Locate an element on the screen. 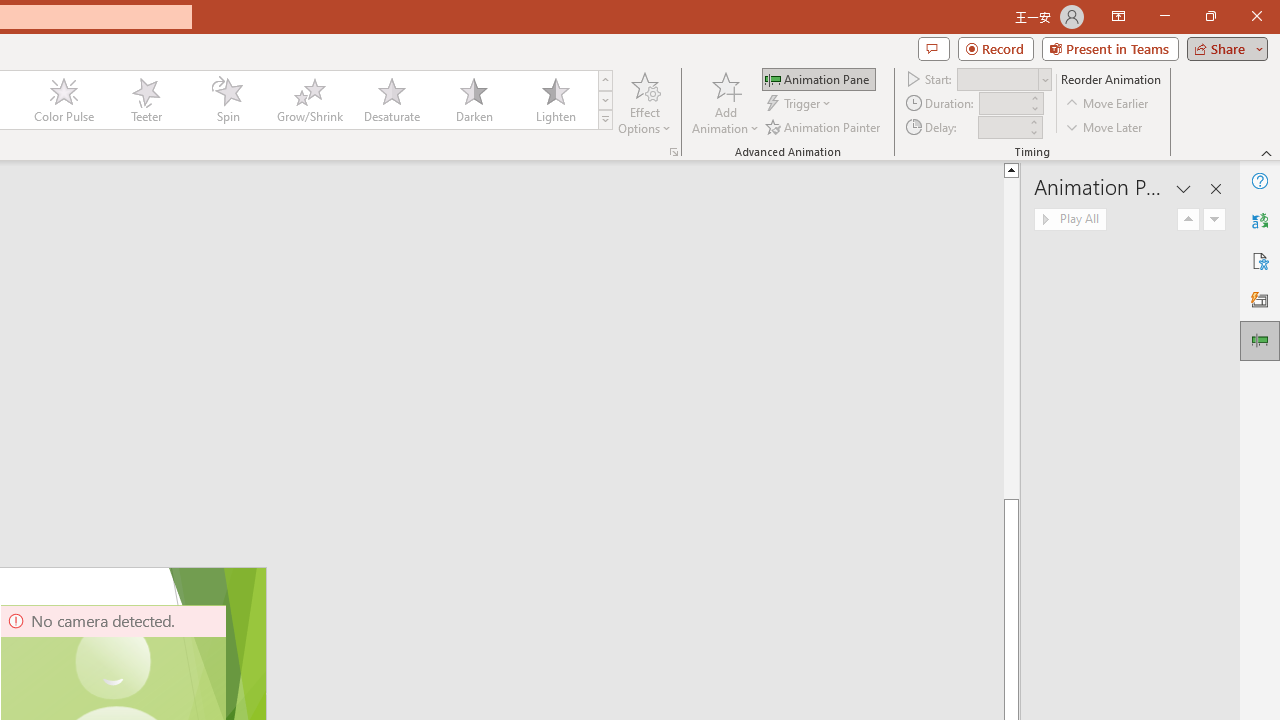 The width and height of the screenshot is (1280, 720). 'Move Earlier' is located at coordinates (1106, 103).